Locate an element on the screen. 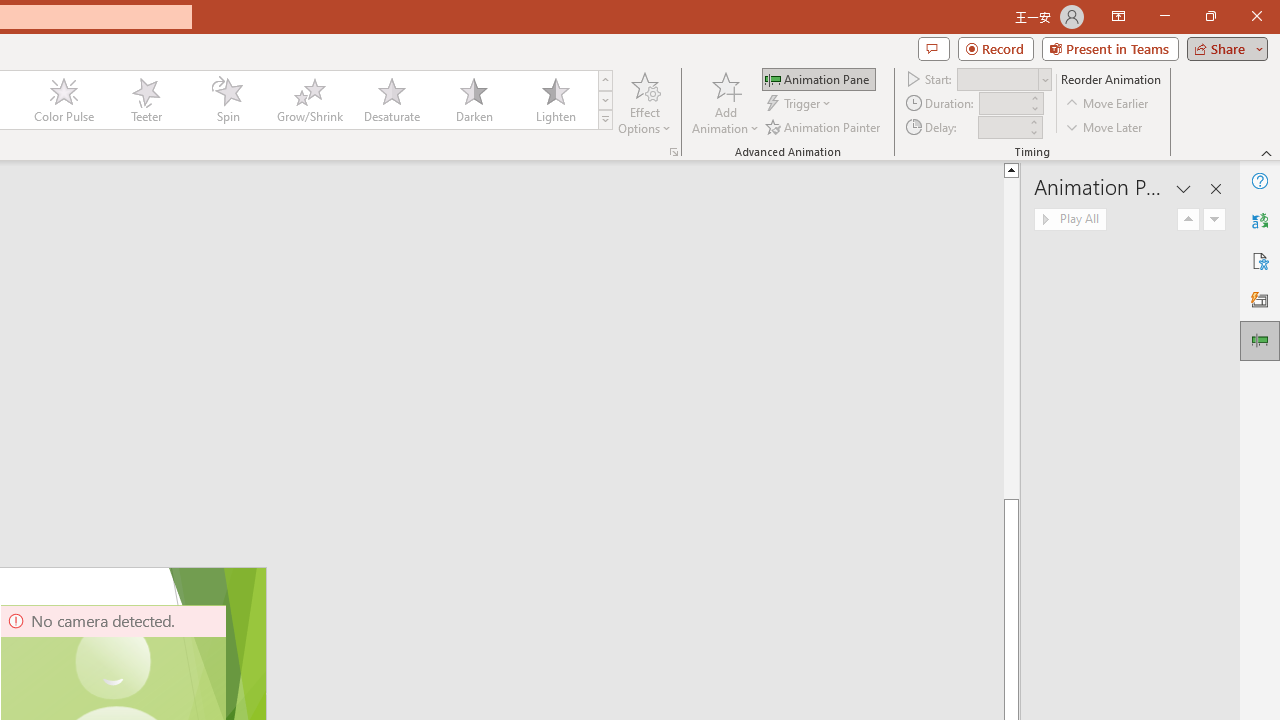 The width and height of the screenshot is (1280, 720). 'Move Earlier' is located at coordinates (1106, 103).